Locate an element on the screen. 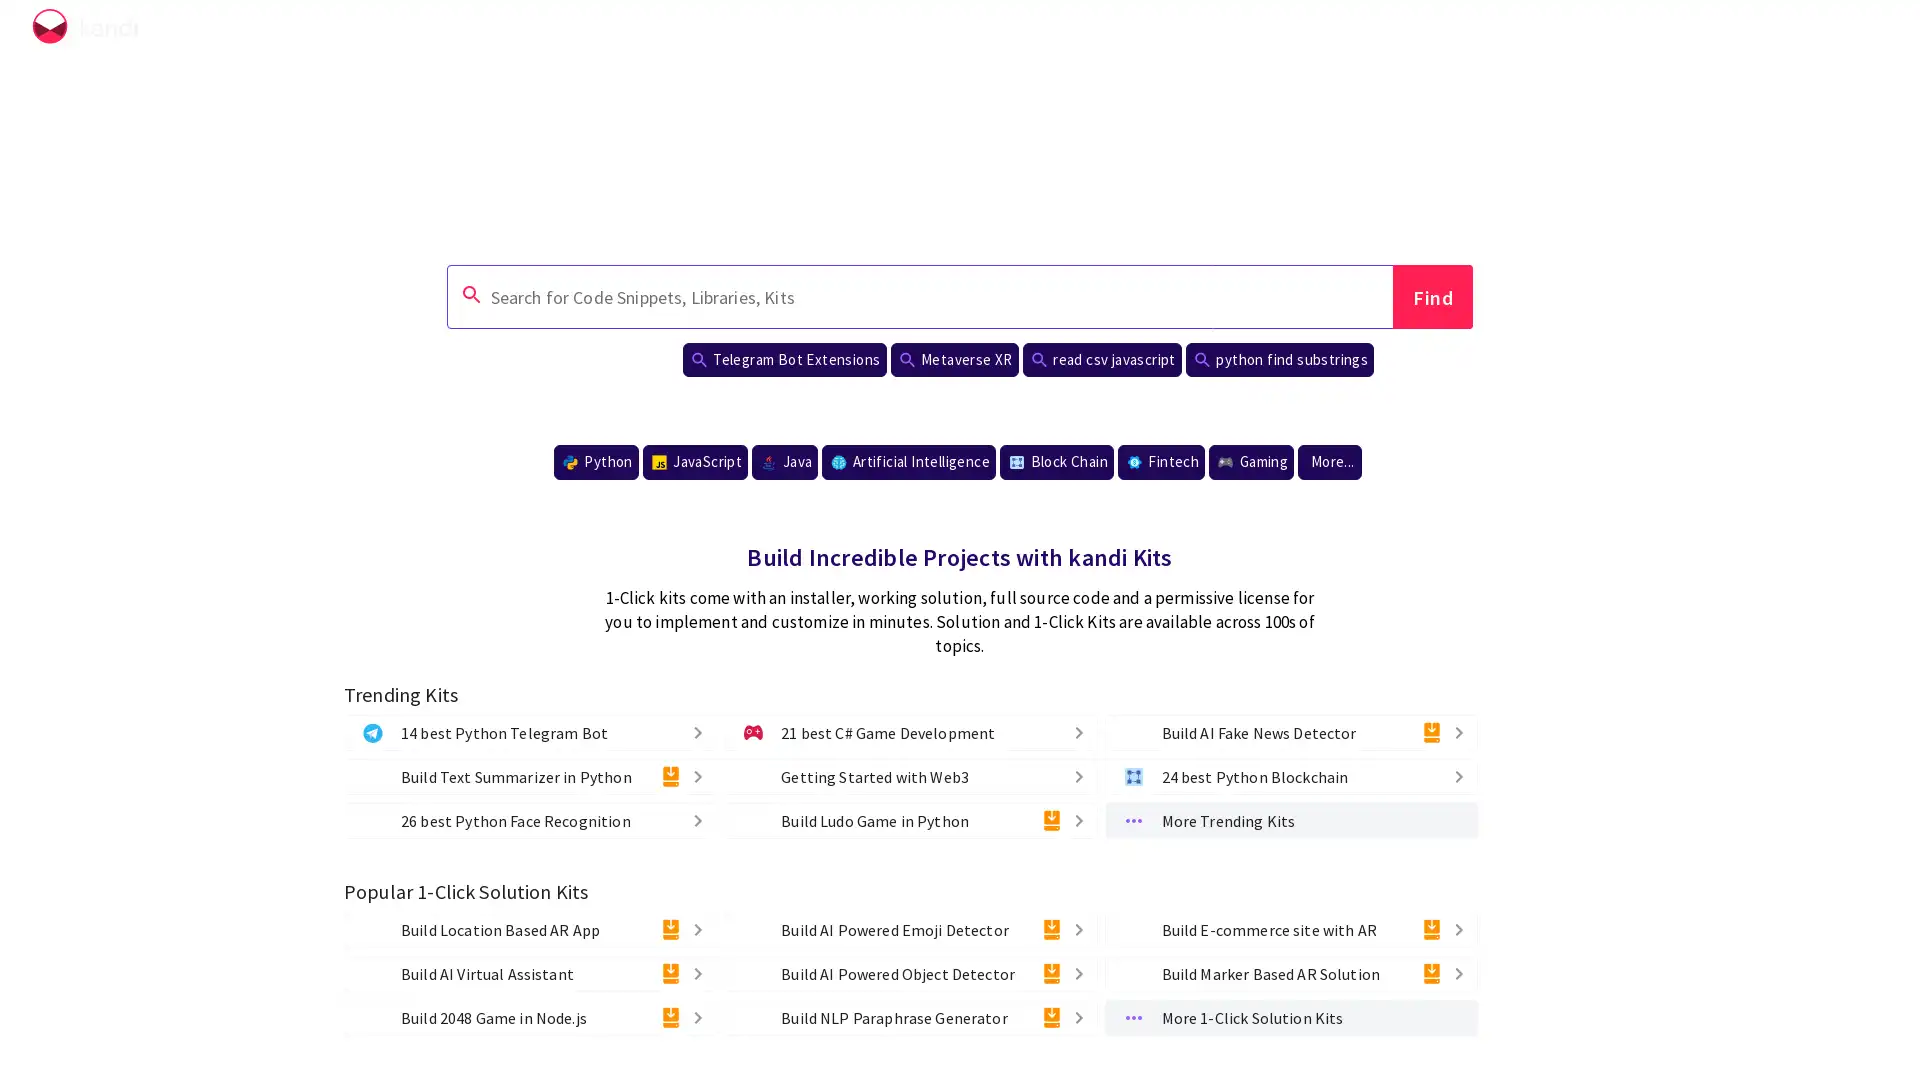 This screenshot has height=1080, width=1920. delete is located at coordinates (1050, 1017).